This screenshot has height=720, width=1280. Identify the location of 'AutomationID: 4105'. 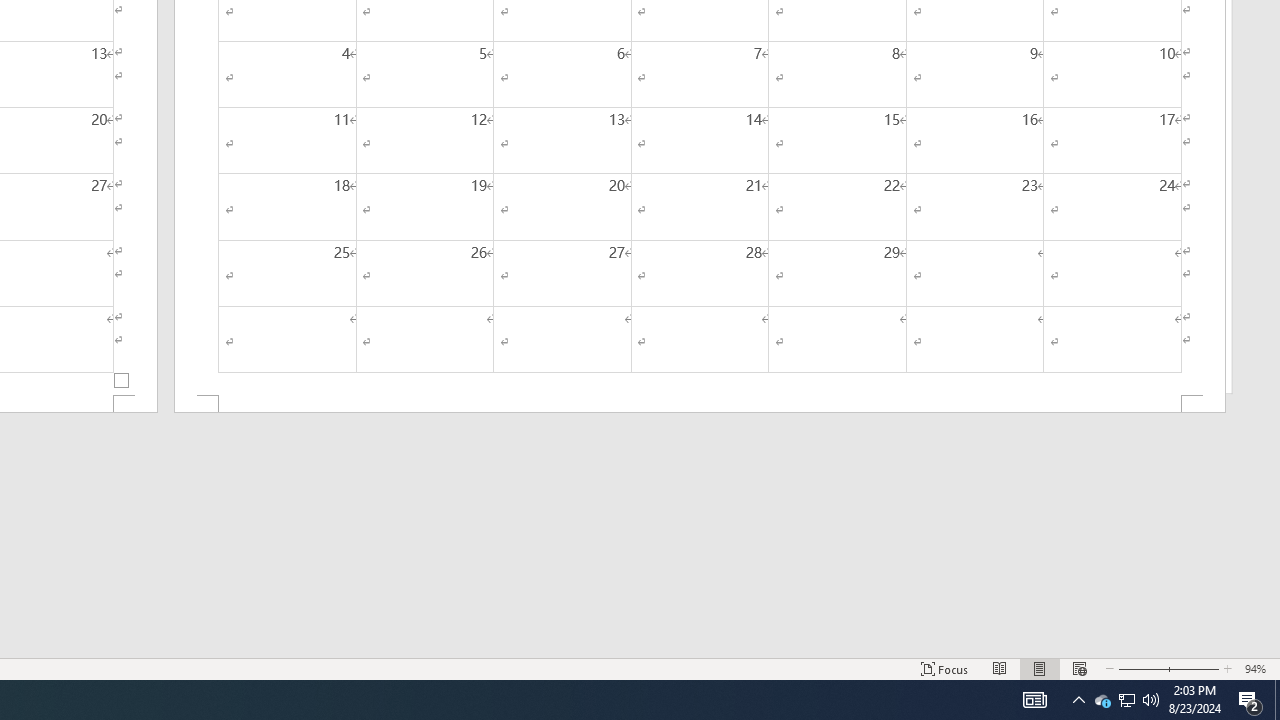
(1034, 698).